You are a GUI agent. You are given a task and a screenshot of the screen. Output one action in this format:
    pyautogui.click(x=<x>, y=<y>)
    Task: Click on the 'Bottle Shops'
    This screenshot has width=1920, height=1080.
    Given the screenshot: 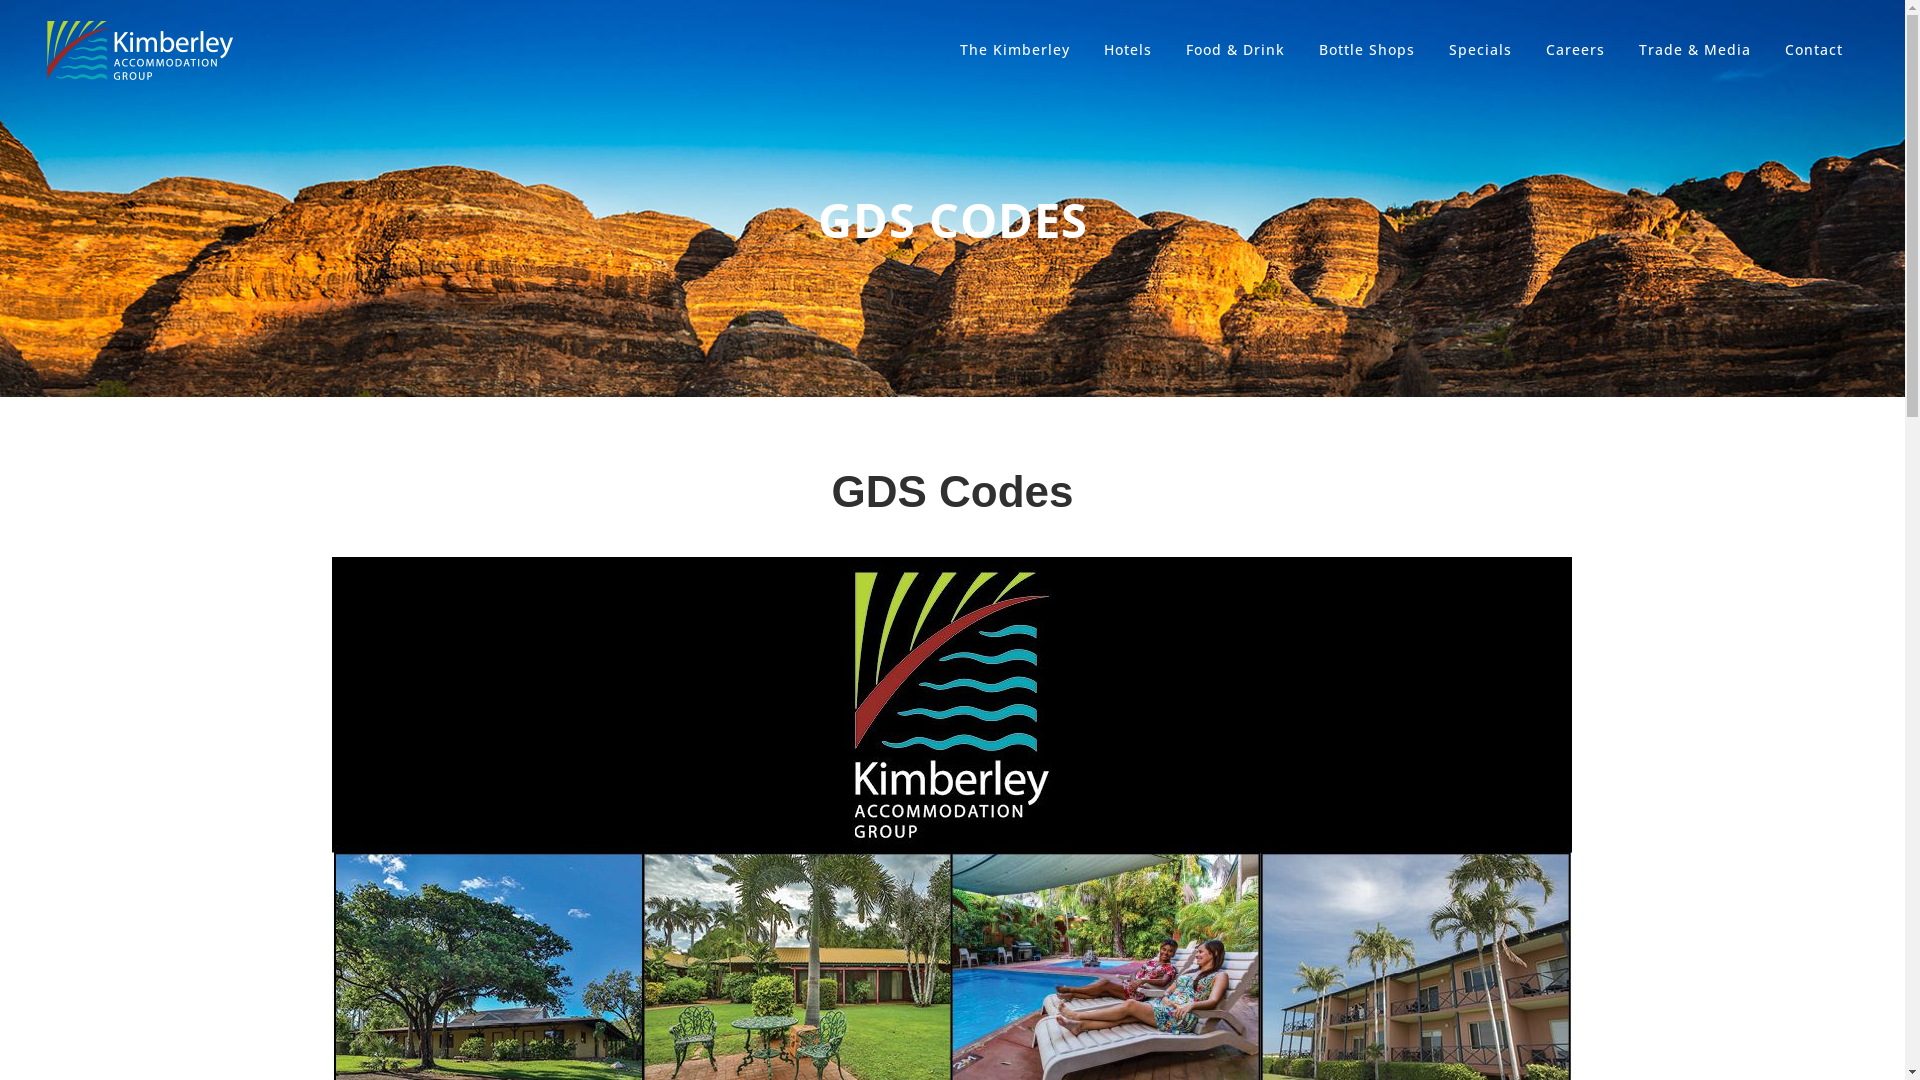 What is the action you would take?
    pyautogui.click(x=1366, y=49)
    